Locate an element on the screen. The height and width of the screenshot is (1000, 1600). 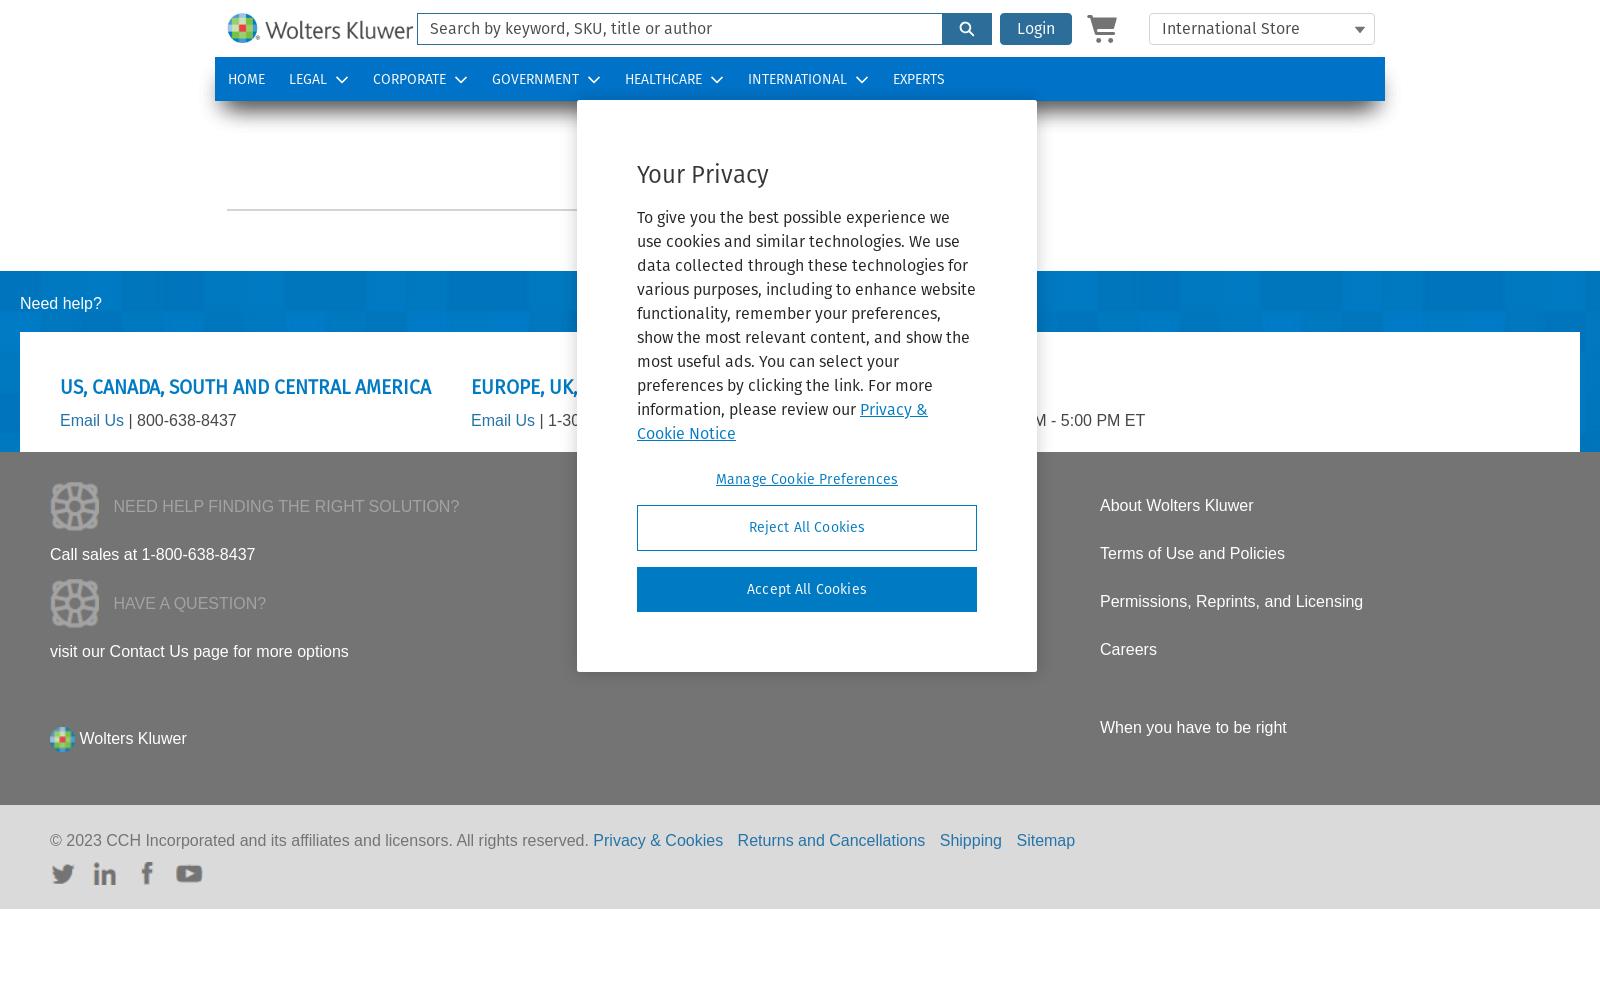
'Returns and Cancellations' is located at coordinates (830, 839).